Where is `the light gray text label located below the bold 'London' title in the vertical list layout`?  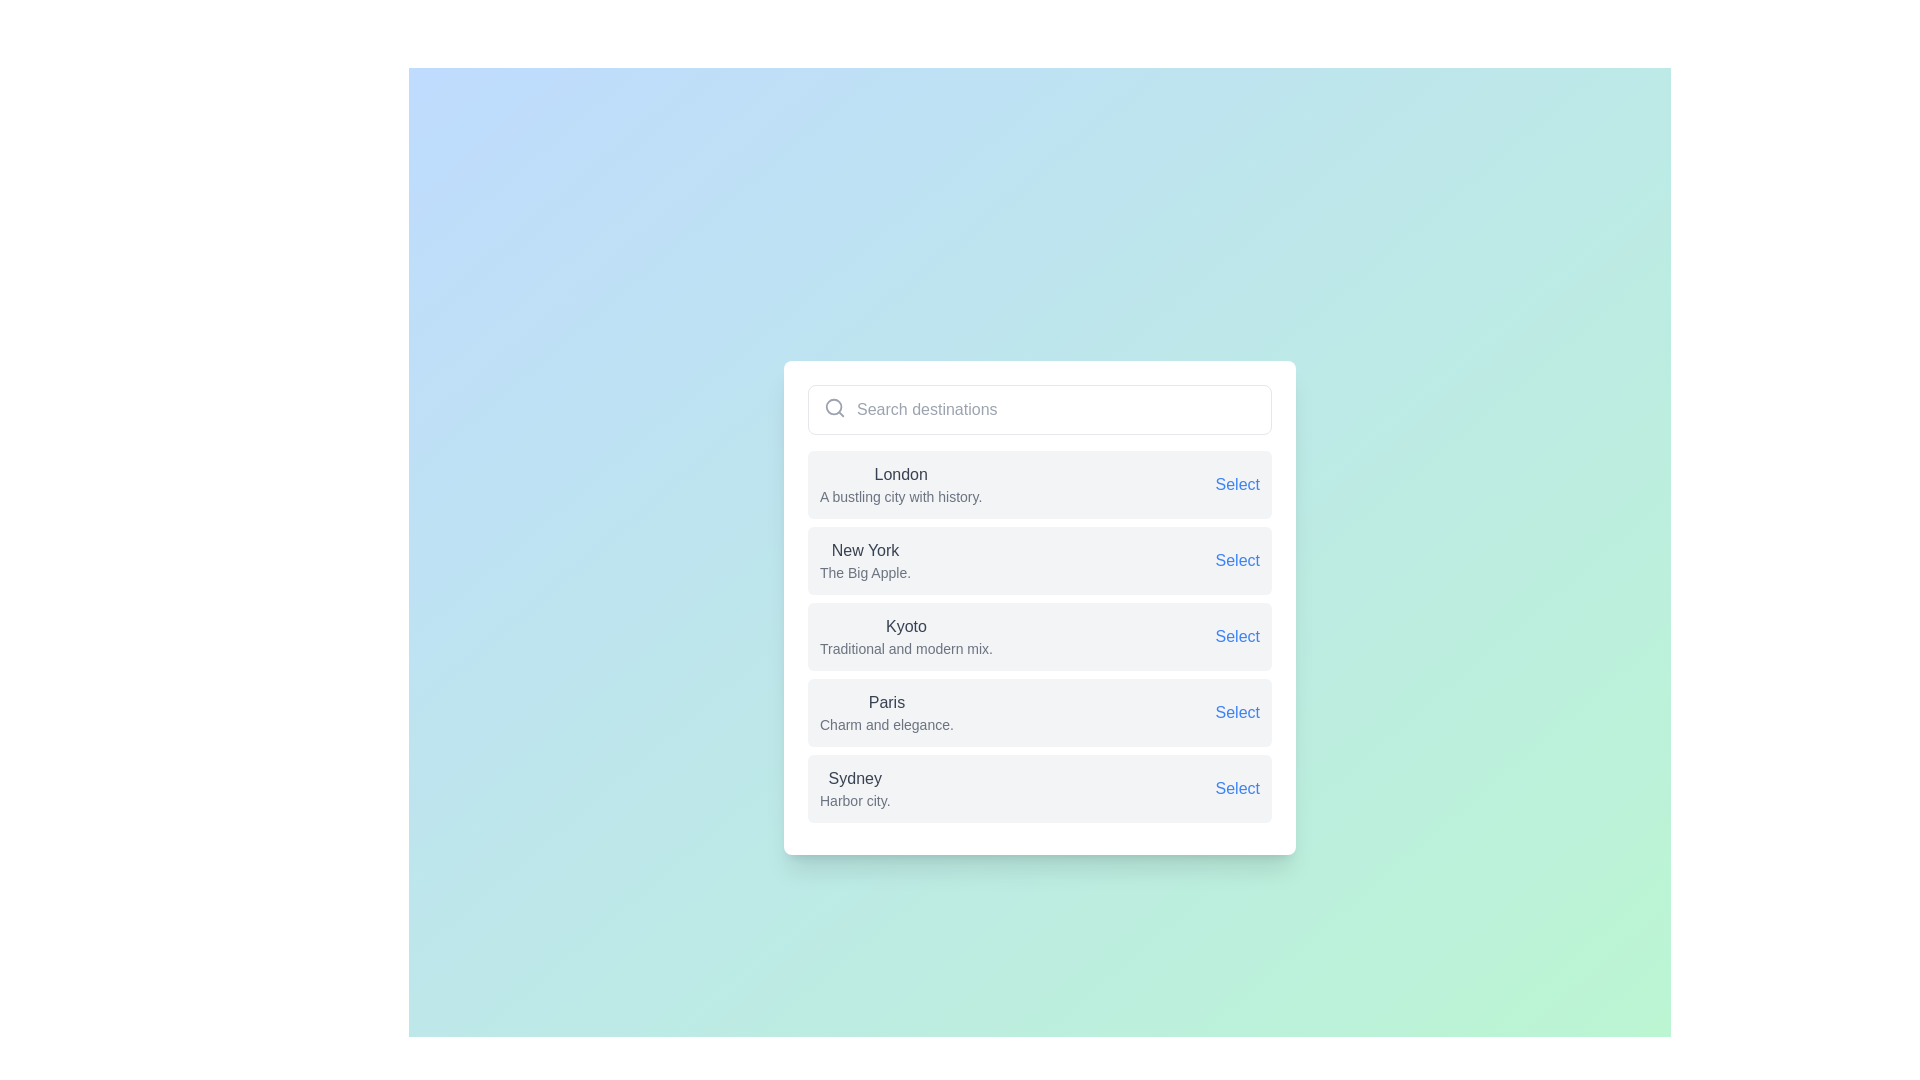
the light gray text label located below the bold 'London' title in the vertical list layout is located at coordinates (900, 496).